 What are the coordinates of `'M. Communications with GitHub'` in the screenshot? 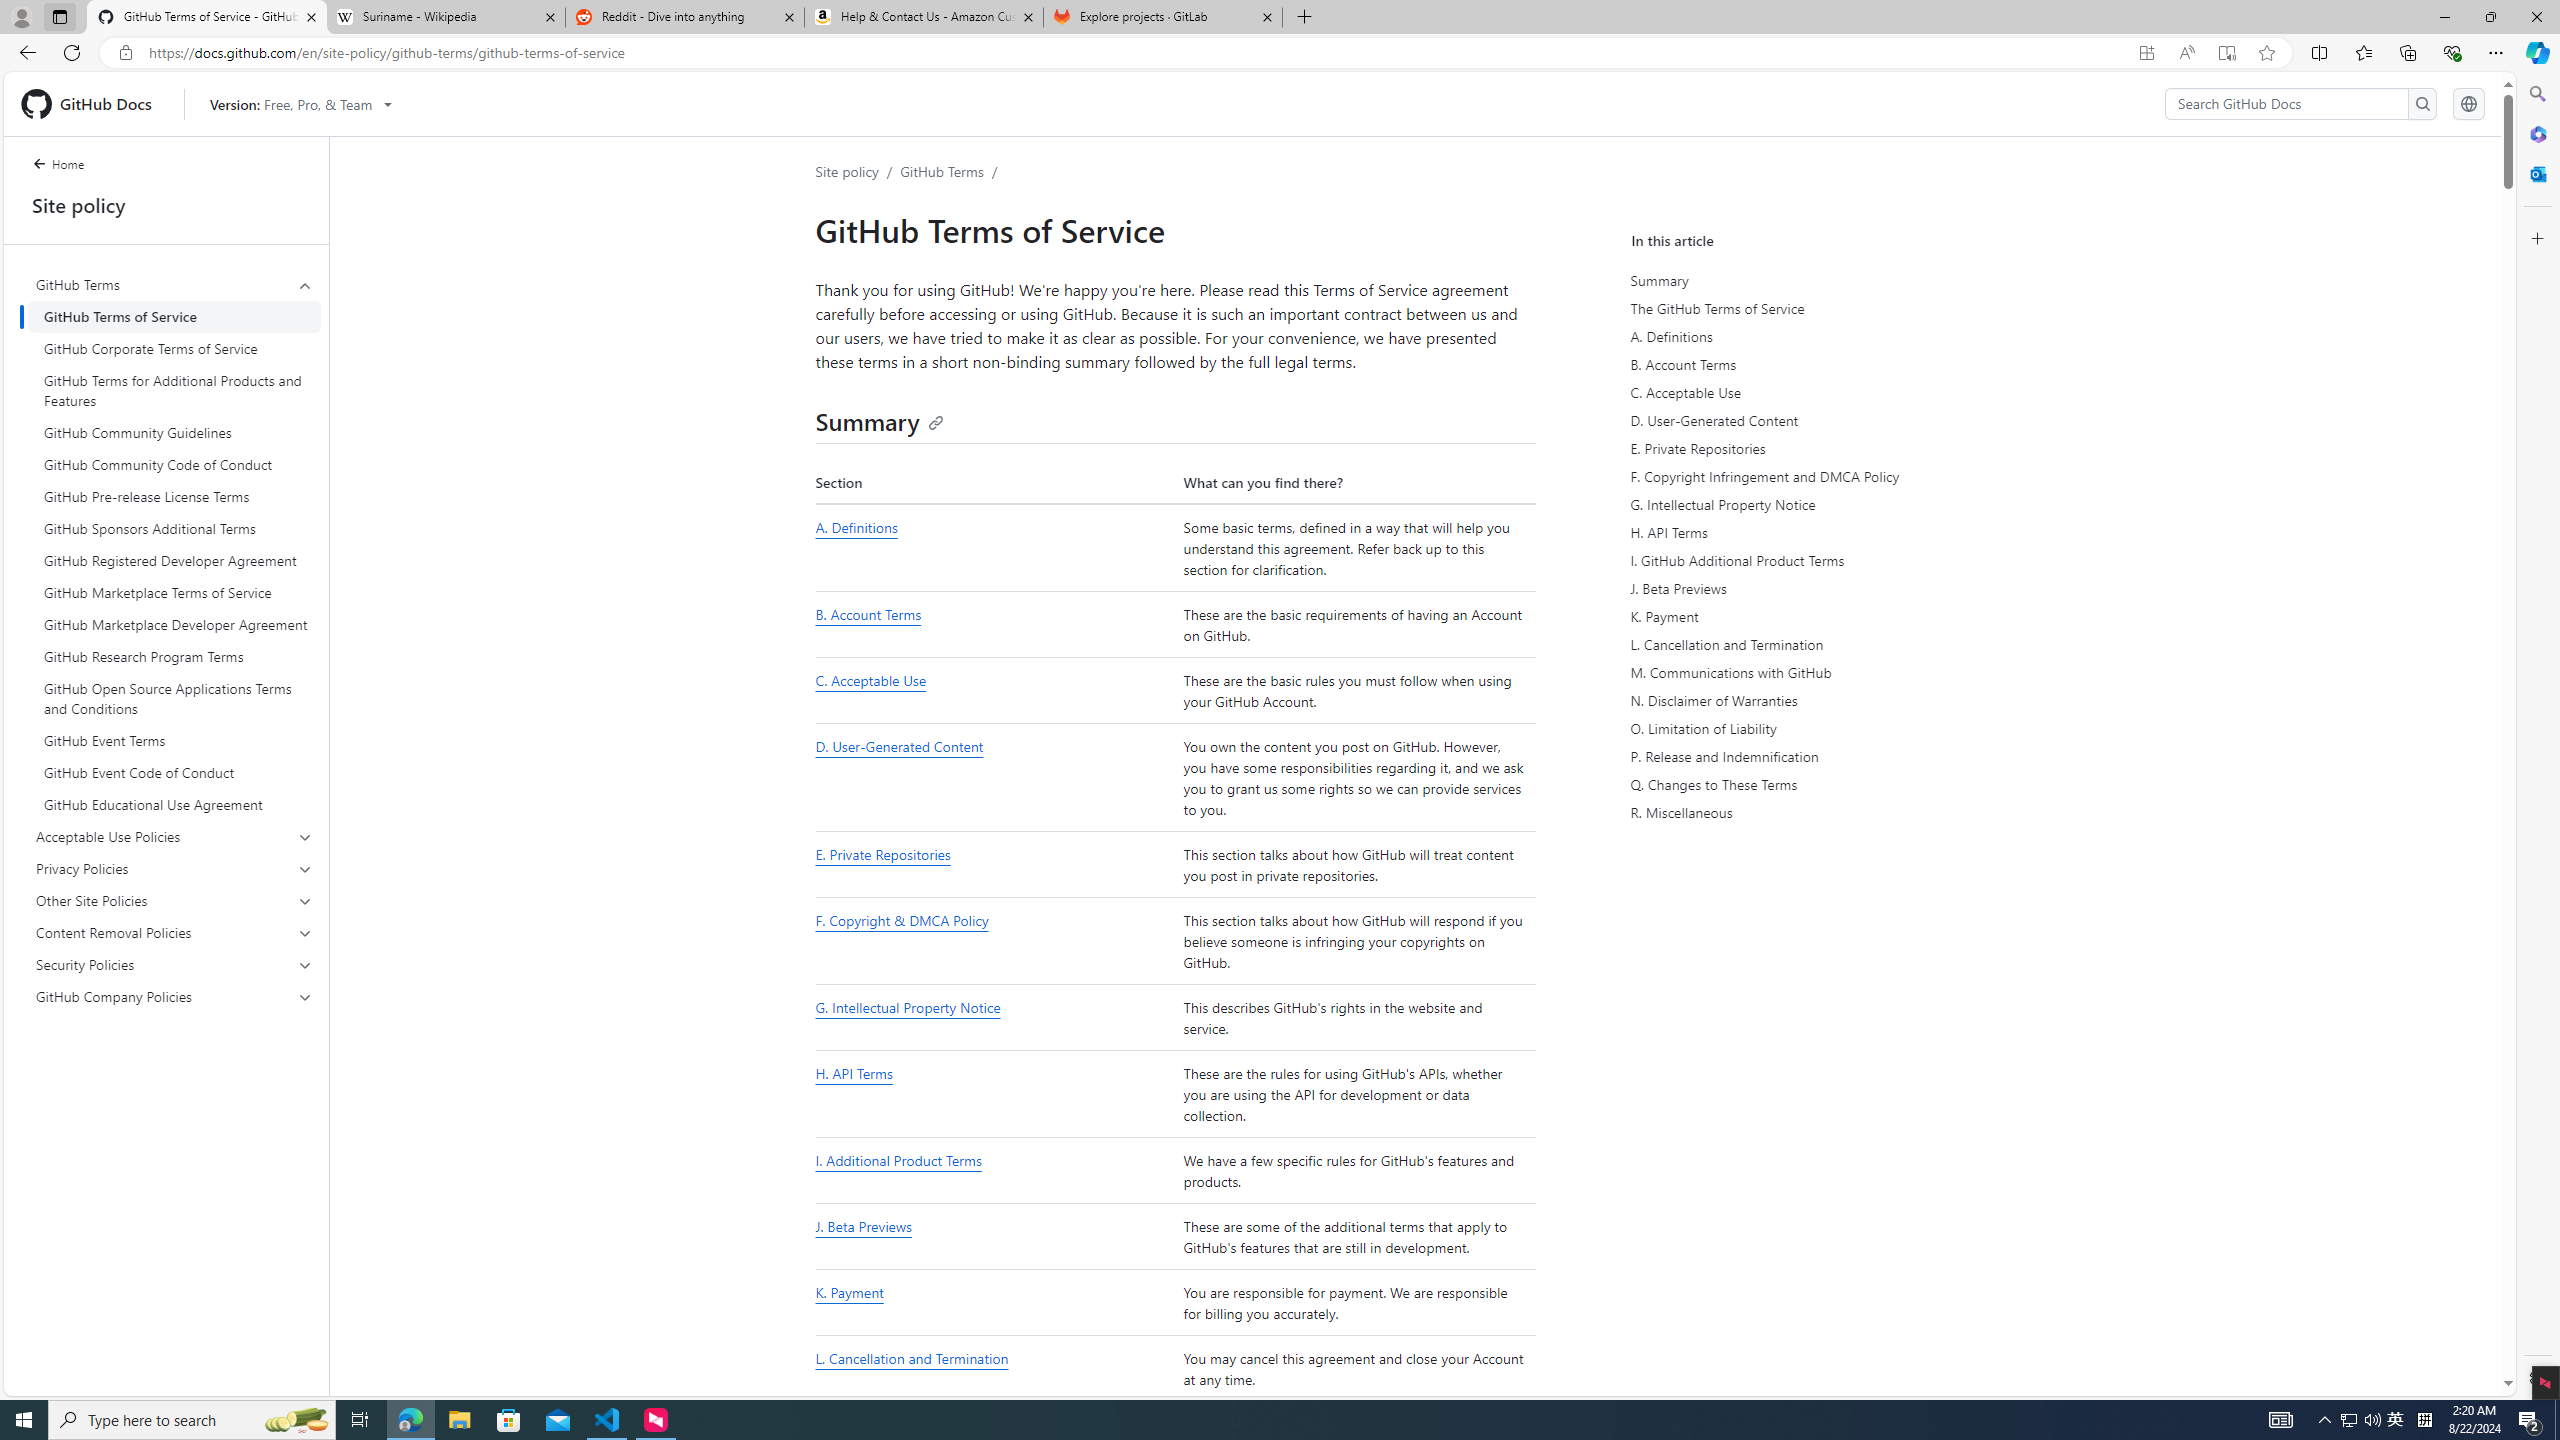 It's located at (1814, 673).